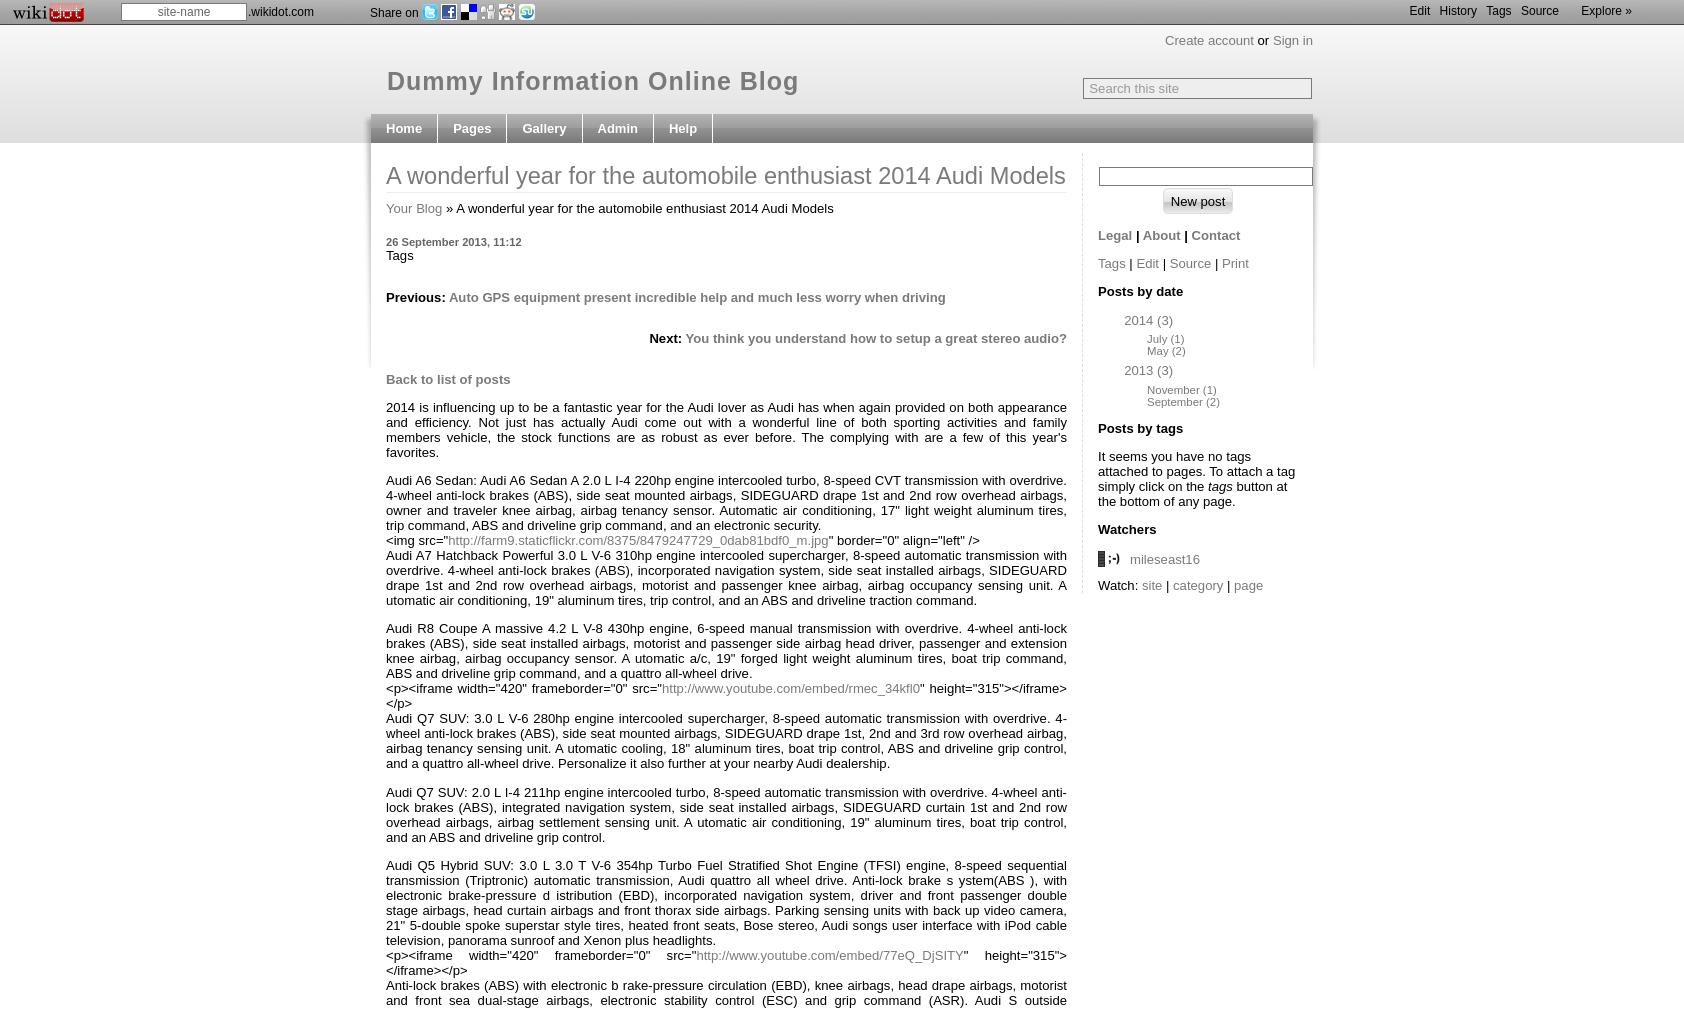 Image resolution: width=1684 pixels, height=1010 pixels. What do you see at coordinates (875, 337) in the screenshot?
I see `'You think you understand how to setup a great stereo audio?'` at bounding box center [875, 337].